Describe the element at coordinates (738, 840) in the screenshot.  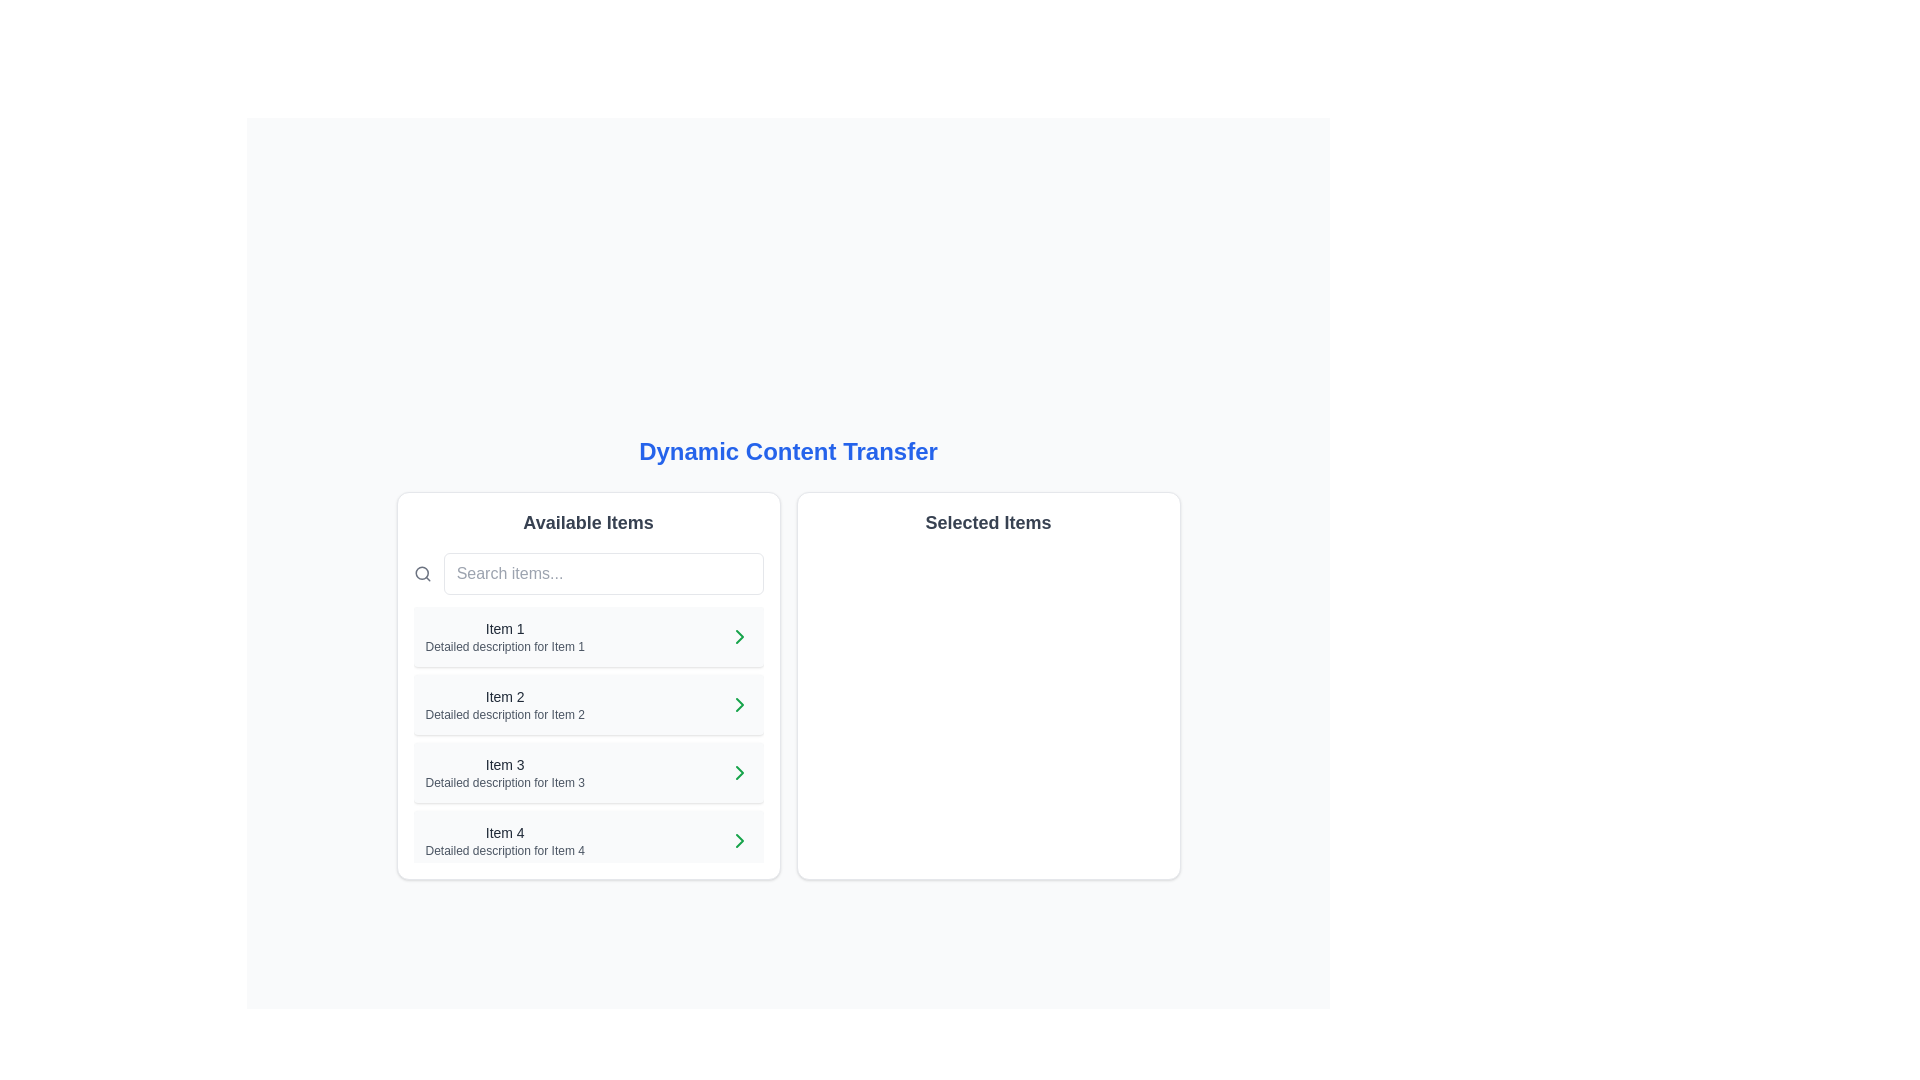
I see `the green rightward-pointing chevron icon located next to the text description for Item 4 in the 'Available Items' list` at that location.